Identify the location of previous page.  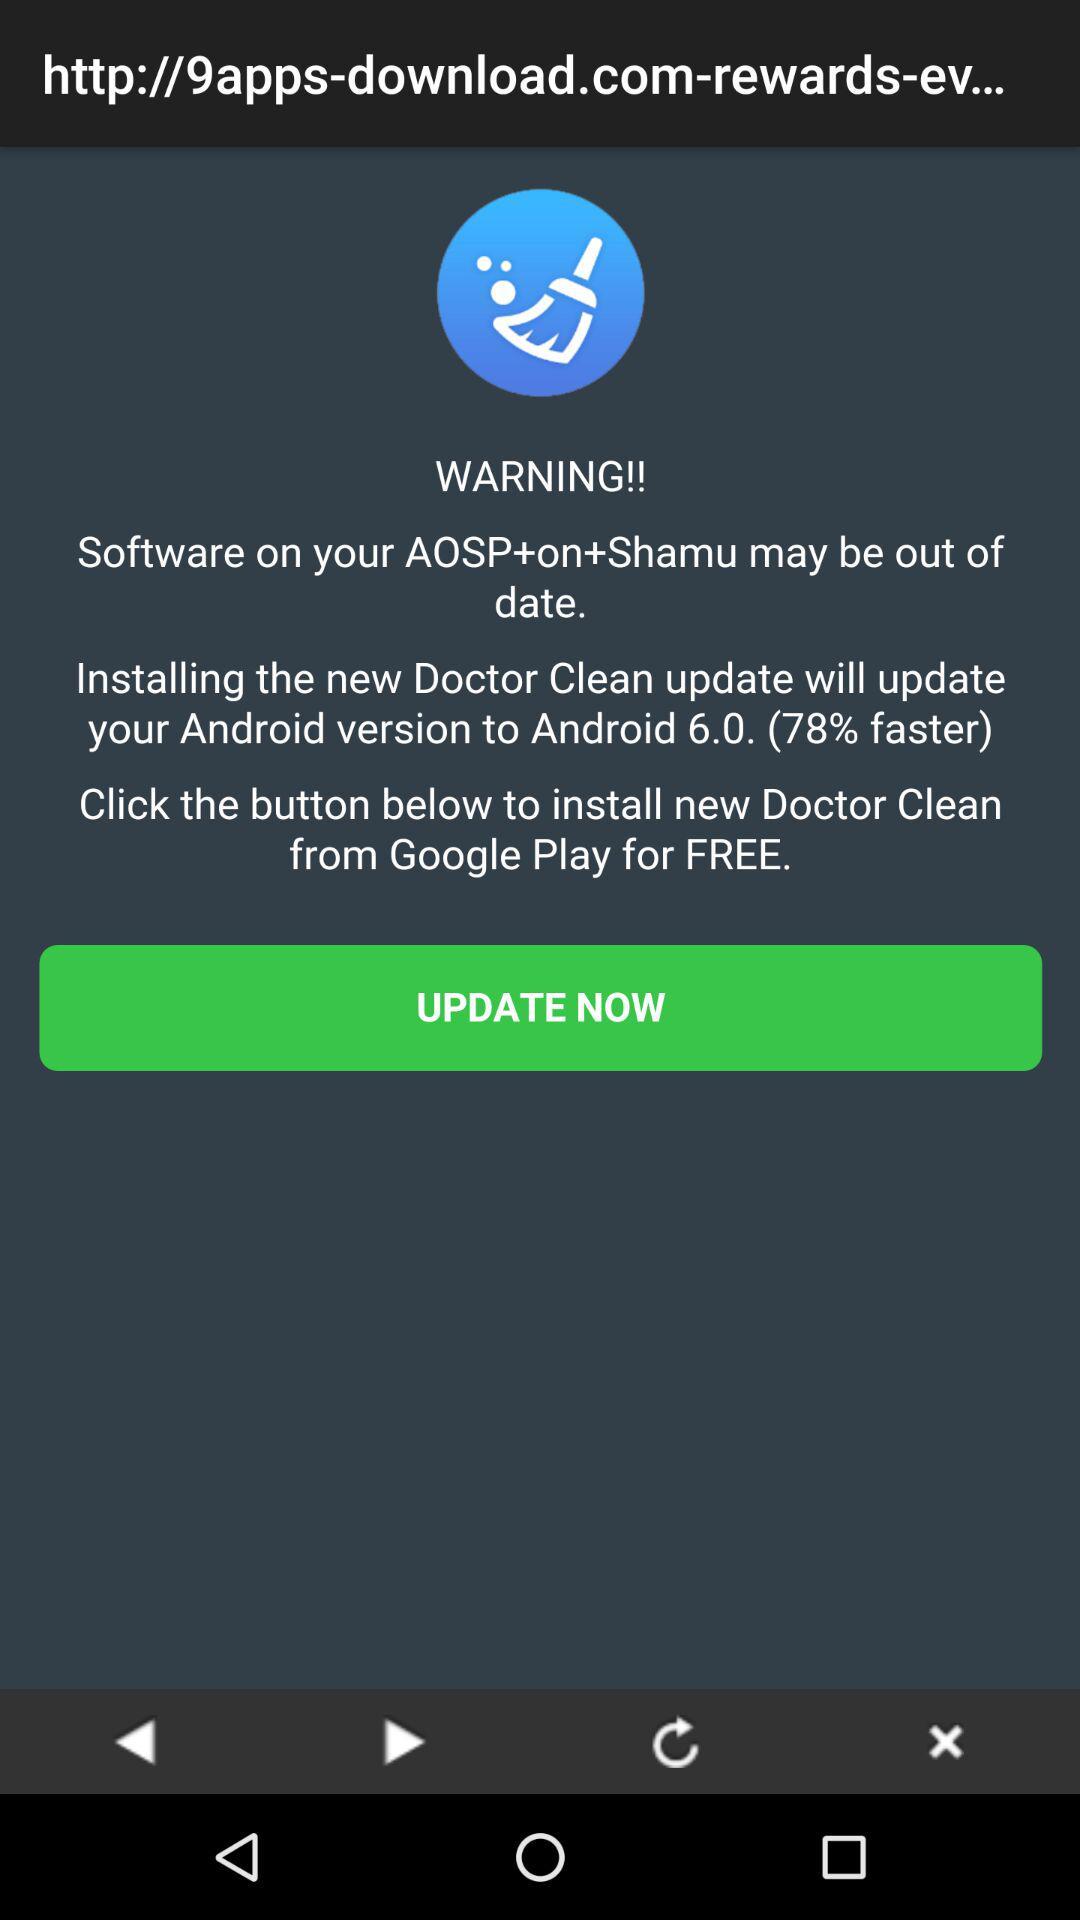
(135, 1740).